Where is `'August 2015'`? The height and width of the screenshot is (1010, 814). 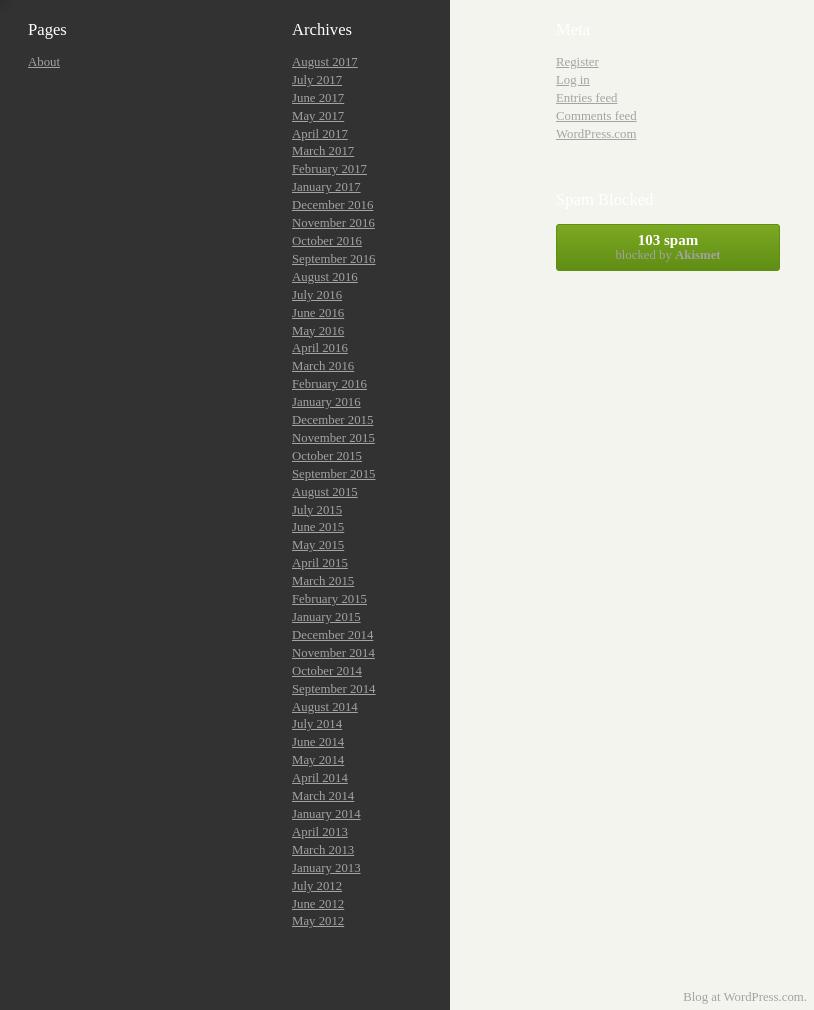 'August 2015' is located at coordinates (324, 490).